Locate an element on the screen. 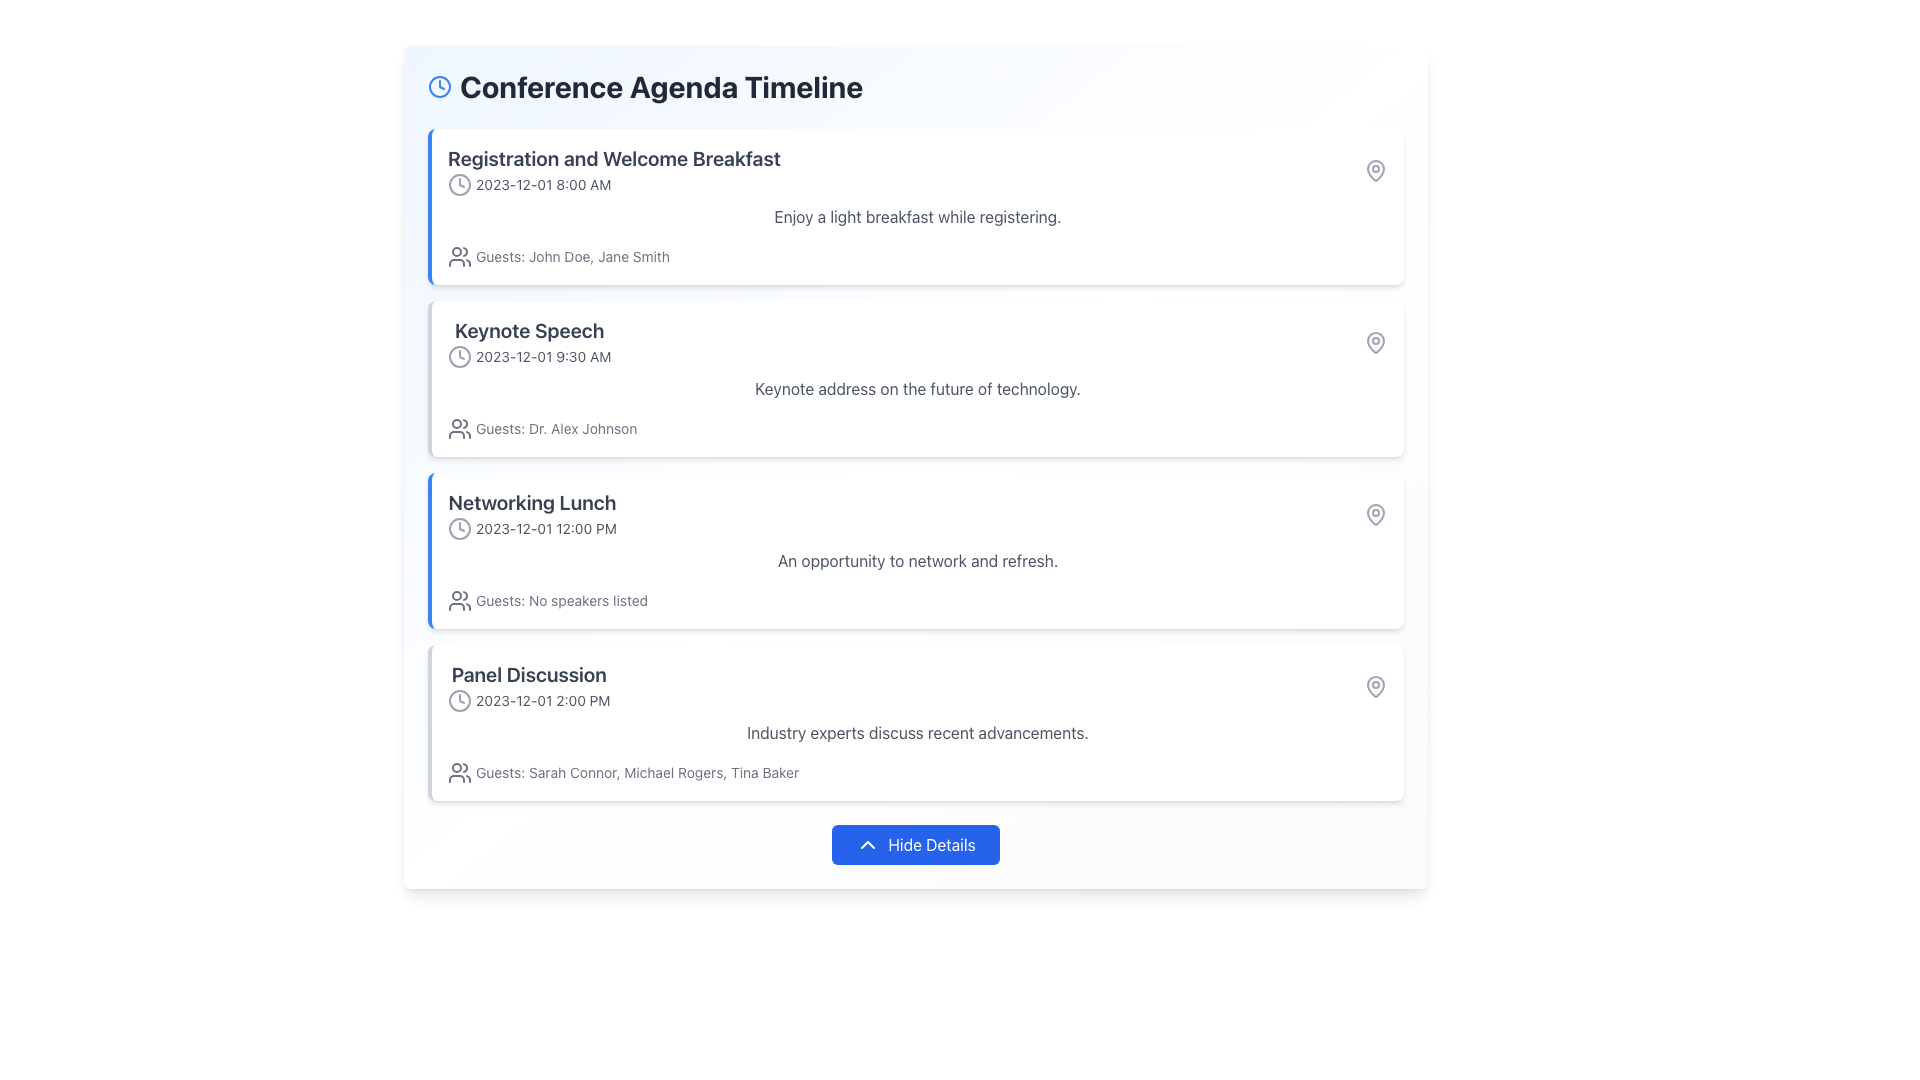  text heading located in the fourth event card from the top in the 'Conference Agenda Timeline' interface, which summarizes the event described in the card is located at coordinates (529, 675).